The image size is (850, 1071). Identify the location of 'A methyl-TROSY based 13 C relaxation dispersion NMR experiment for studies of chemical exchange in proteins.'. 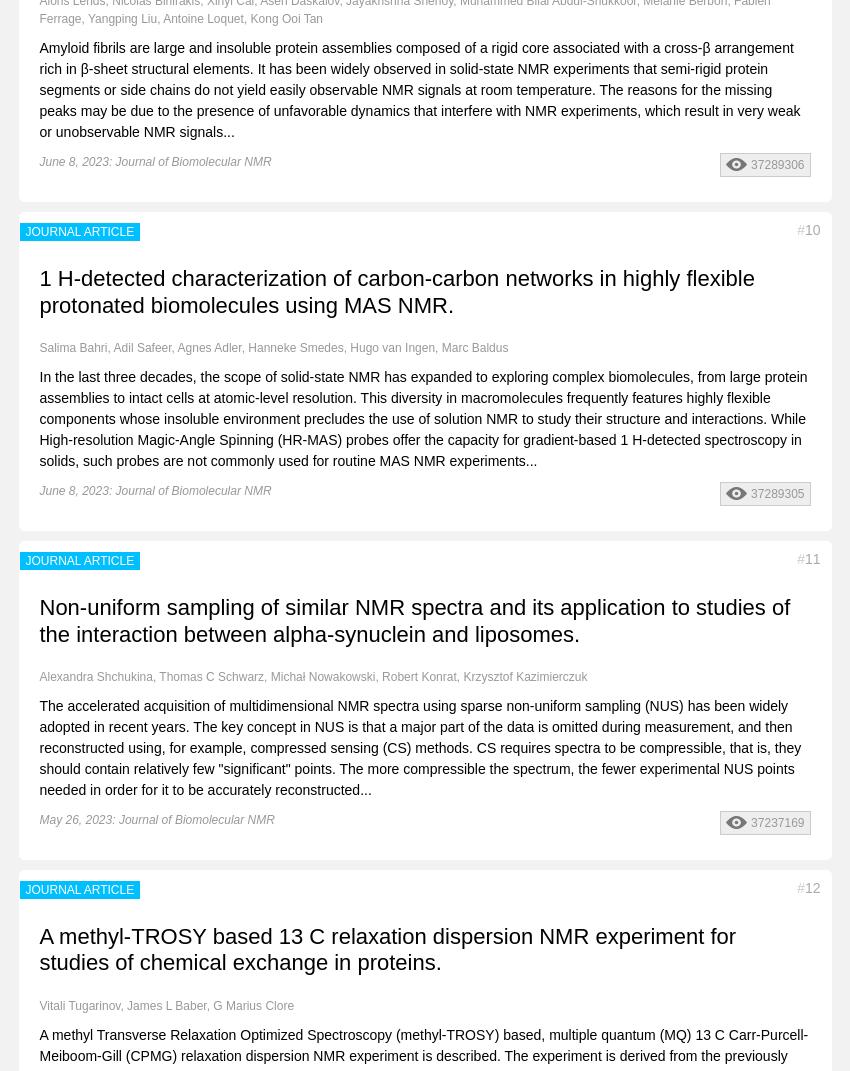
(38, 948).